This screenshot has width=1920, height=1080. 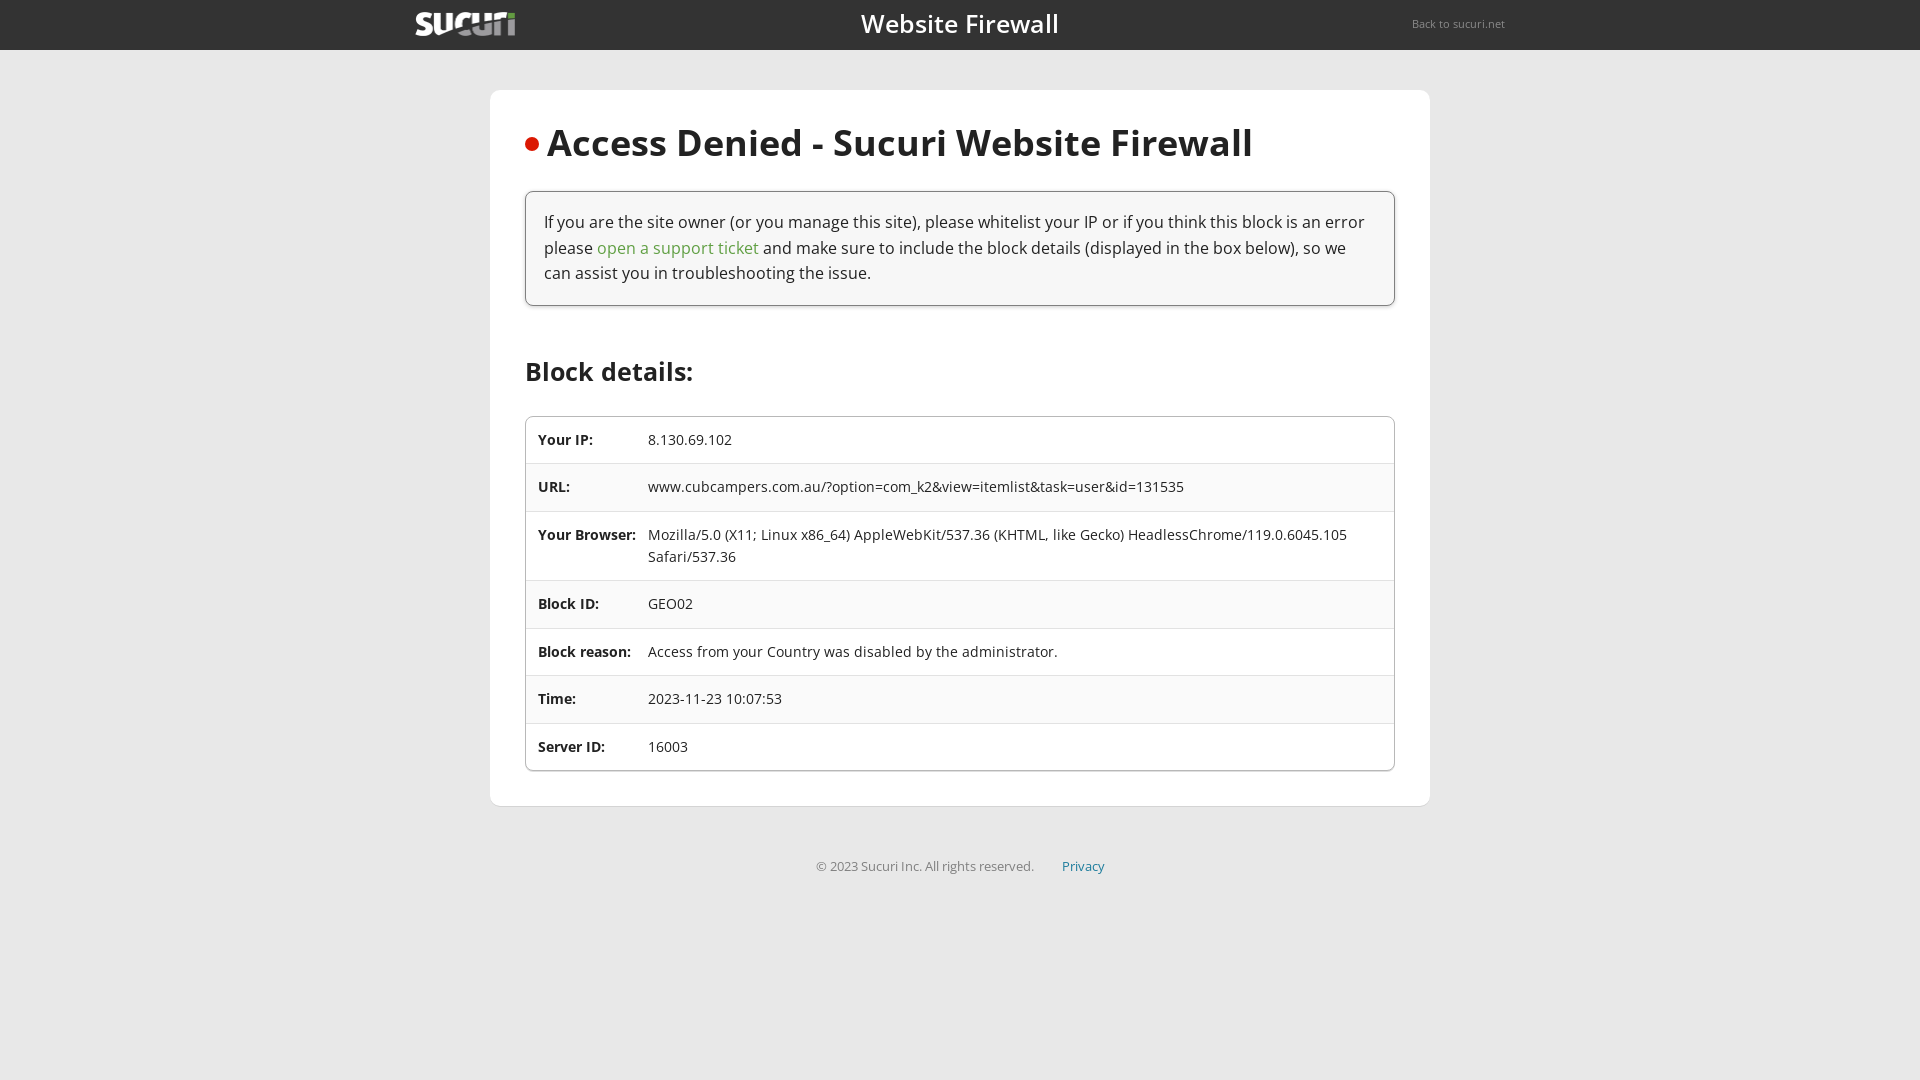 I want to click on 'open a support ticket', so click(x=677, y=246).